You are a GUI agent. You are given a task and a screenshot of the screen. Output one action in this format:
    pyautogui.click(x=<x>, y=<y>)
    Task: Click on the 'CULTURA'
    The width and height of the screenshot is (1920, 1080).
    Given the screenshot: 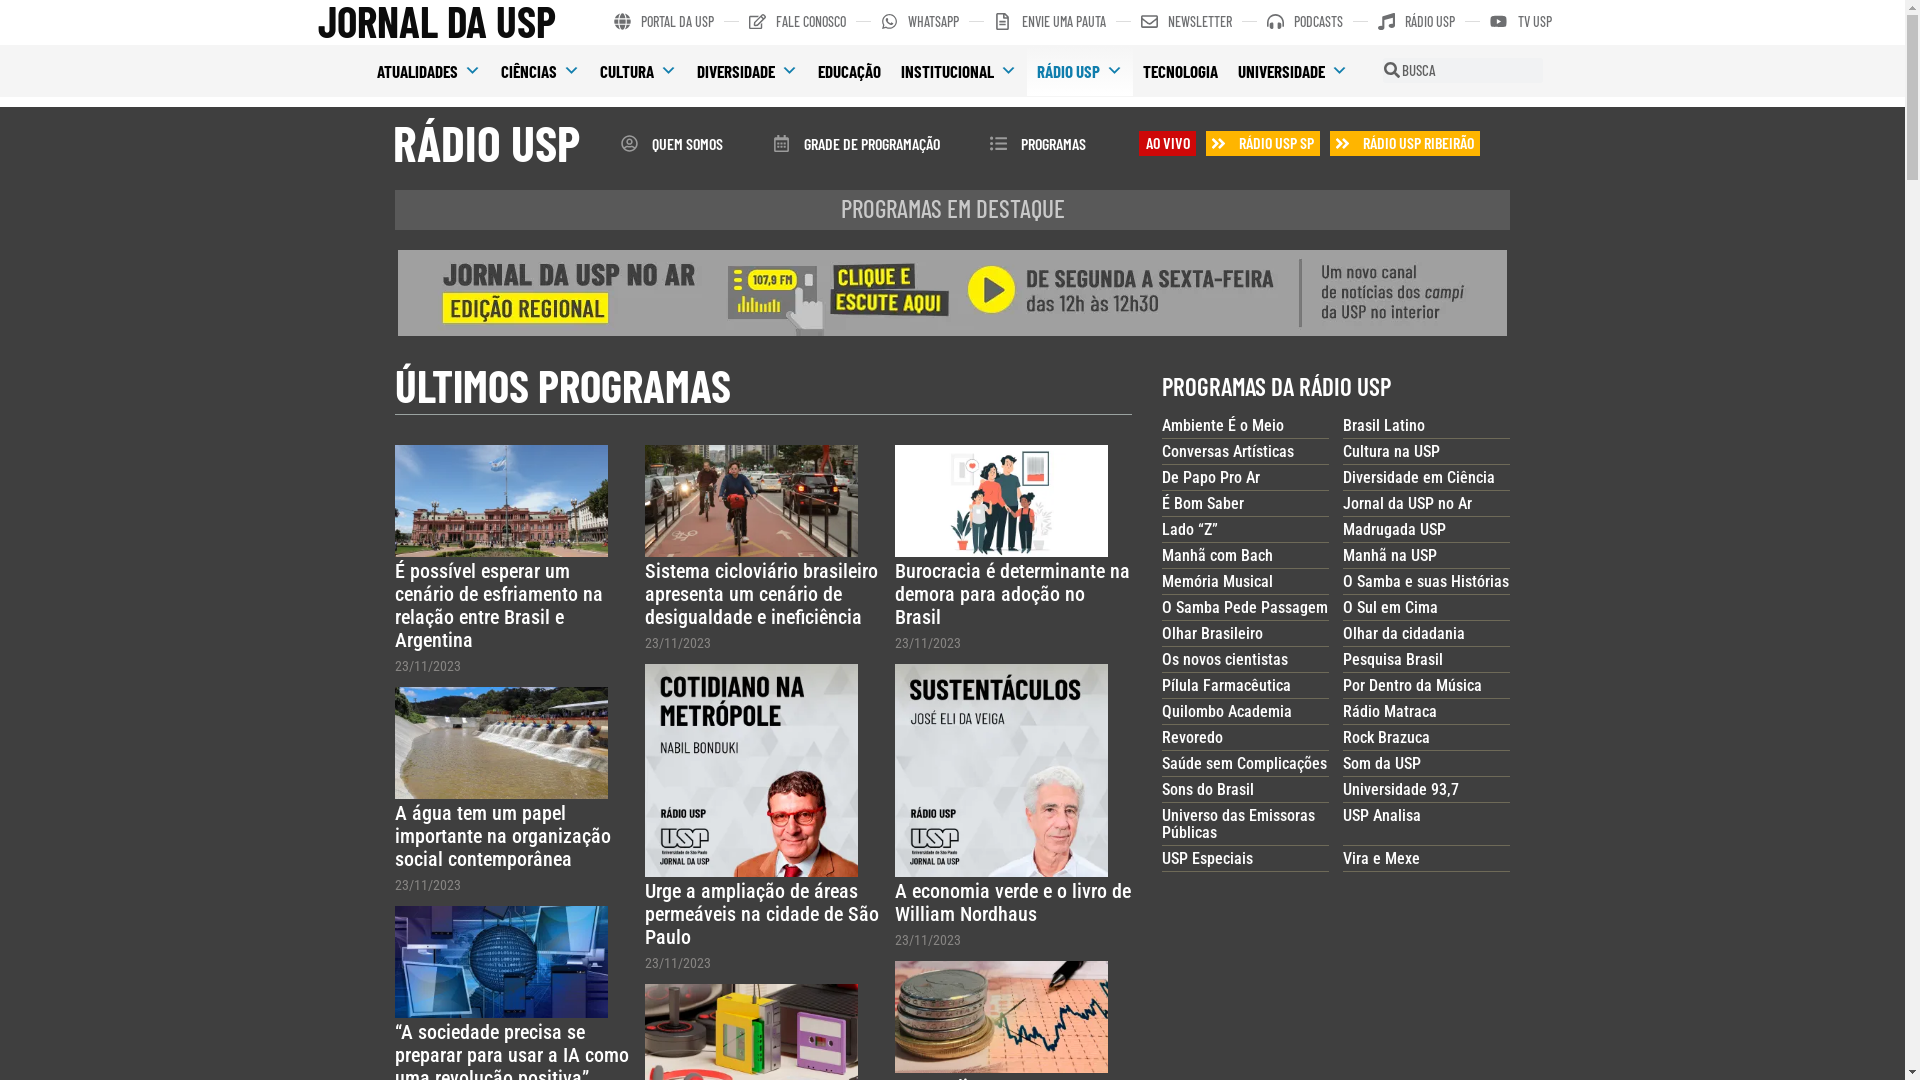 What is the action you would take?
    pyautogui.click(x=637, y=69)
    